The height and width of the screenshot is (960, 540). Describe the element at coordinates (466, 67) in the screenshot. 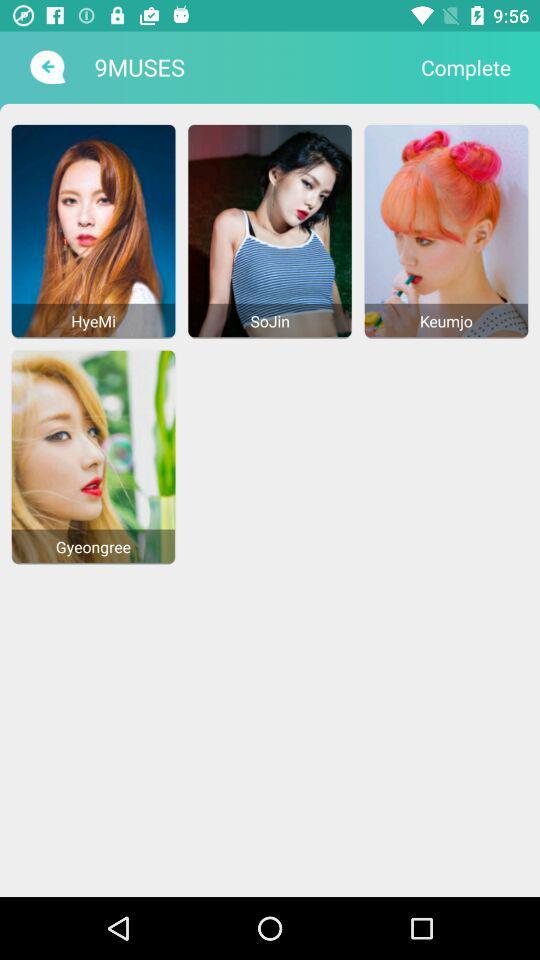

I see `the complete icon` at that location.